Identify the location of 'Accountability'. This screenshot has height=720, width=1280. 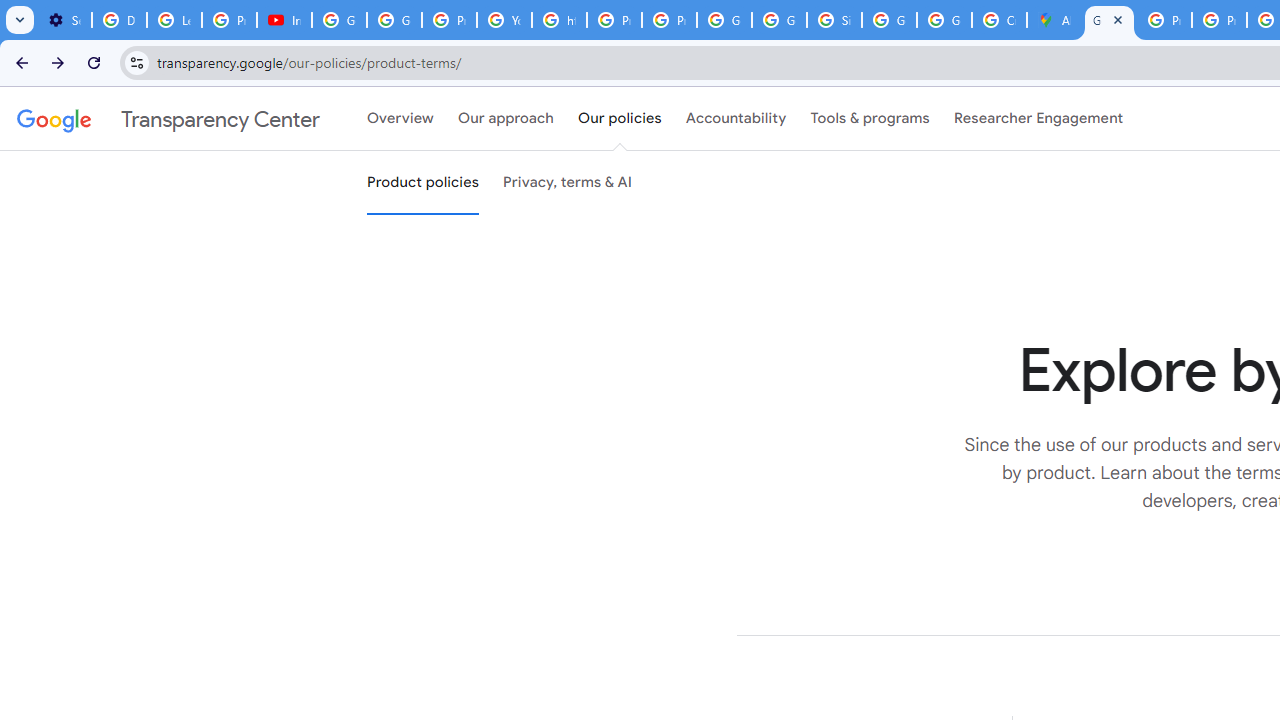
(735, 119).